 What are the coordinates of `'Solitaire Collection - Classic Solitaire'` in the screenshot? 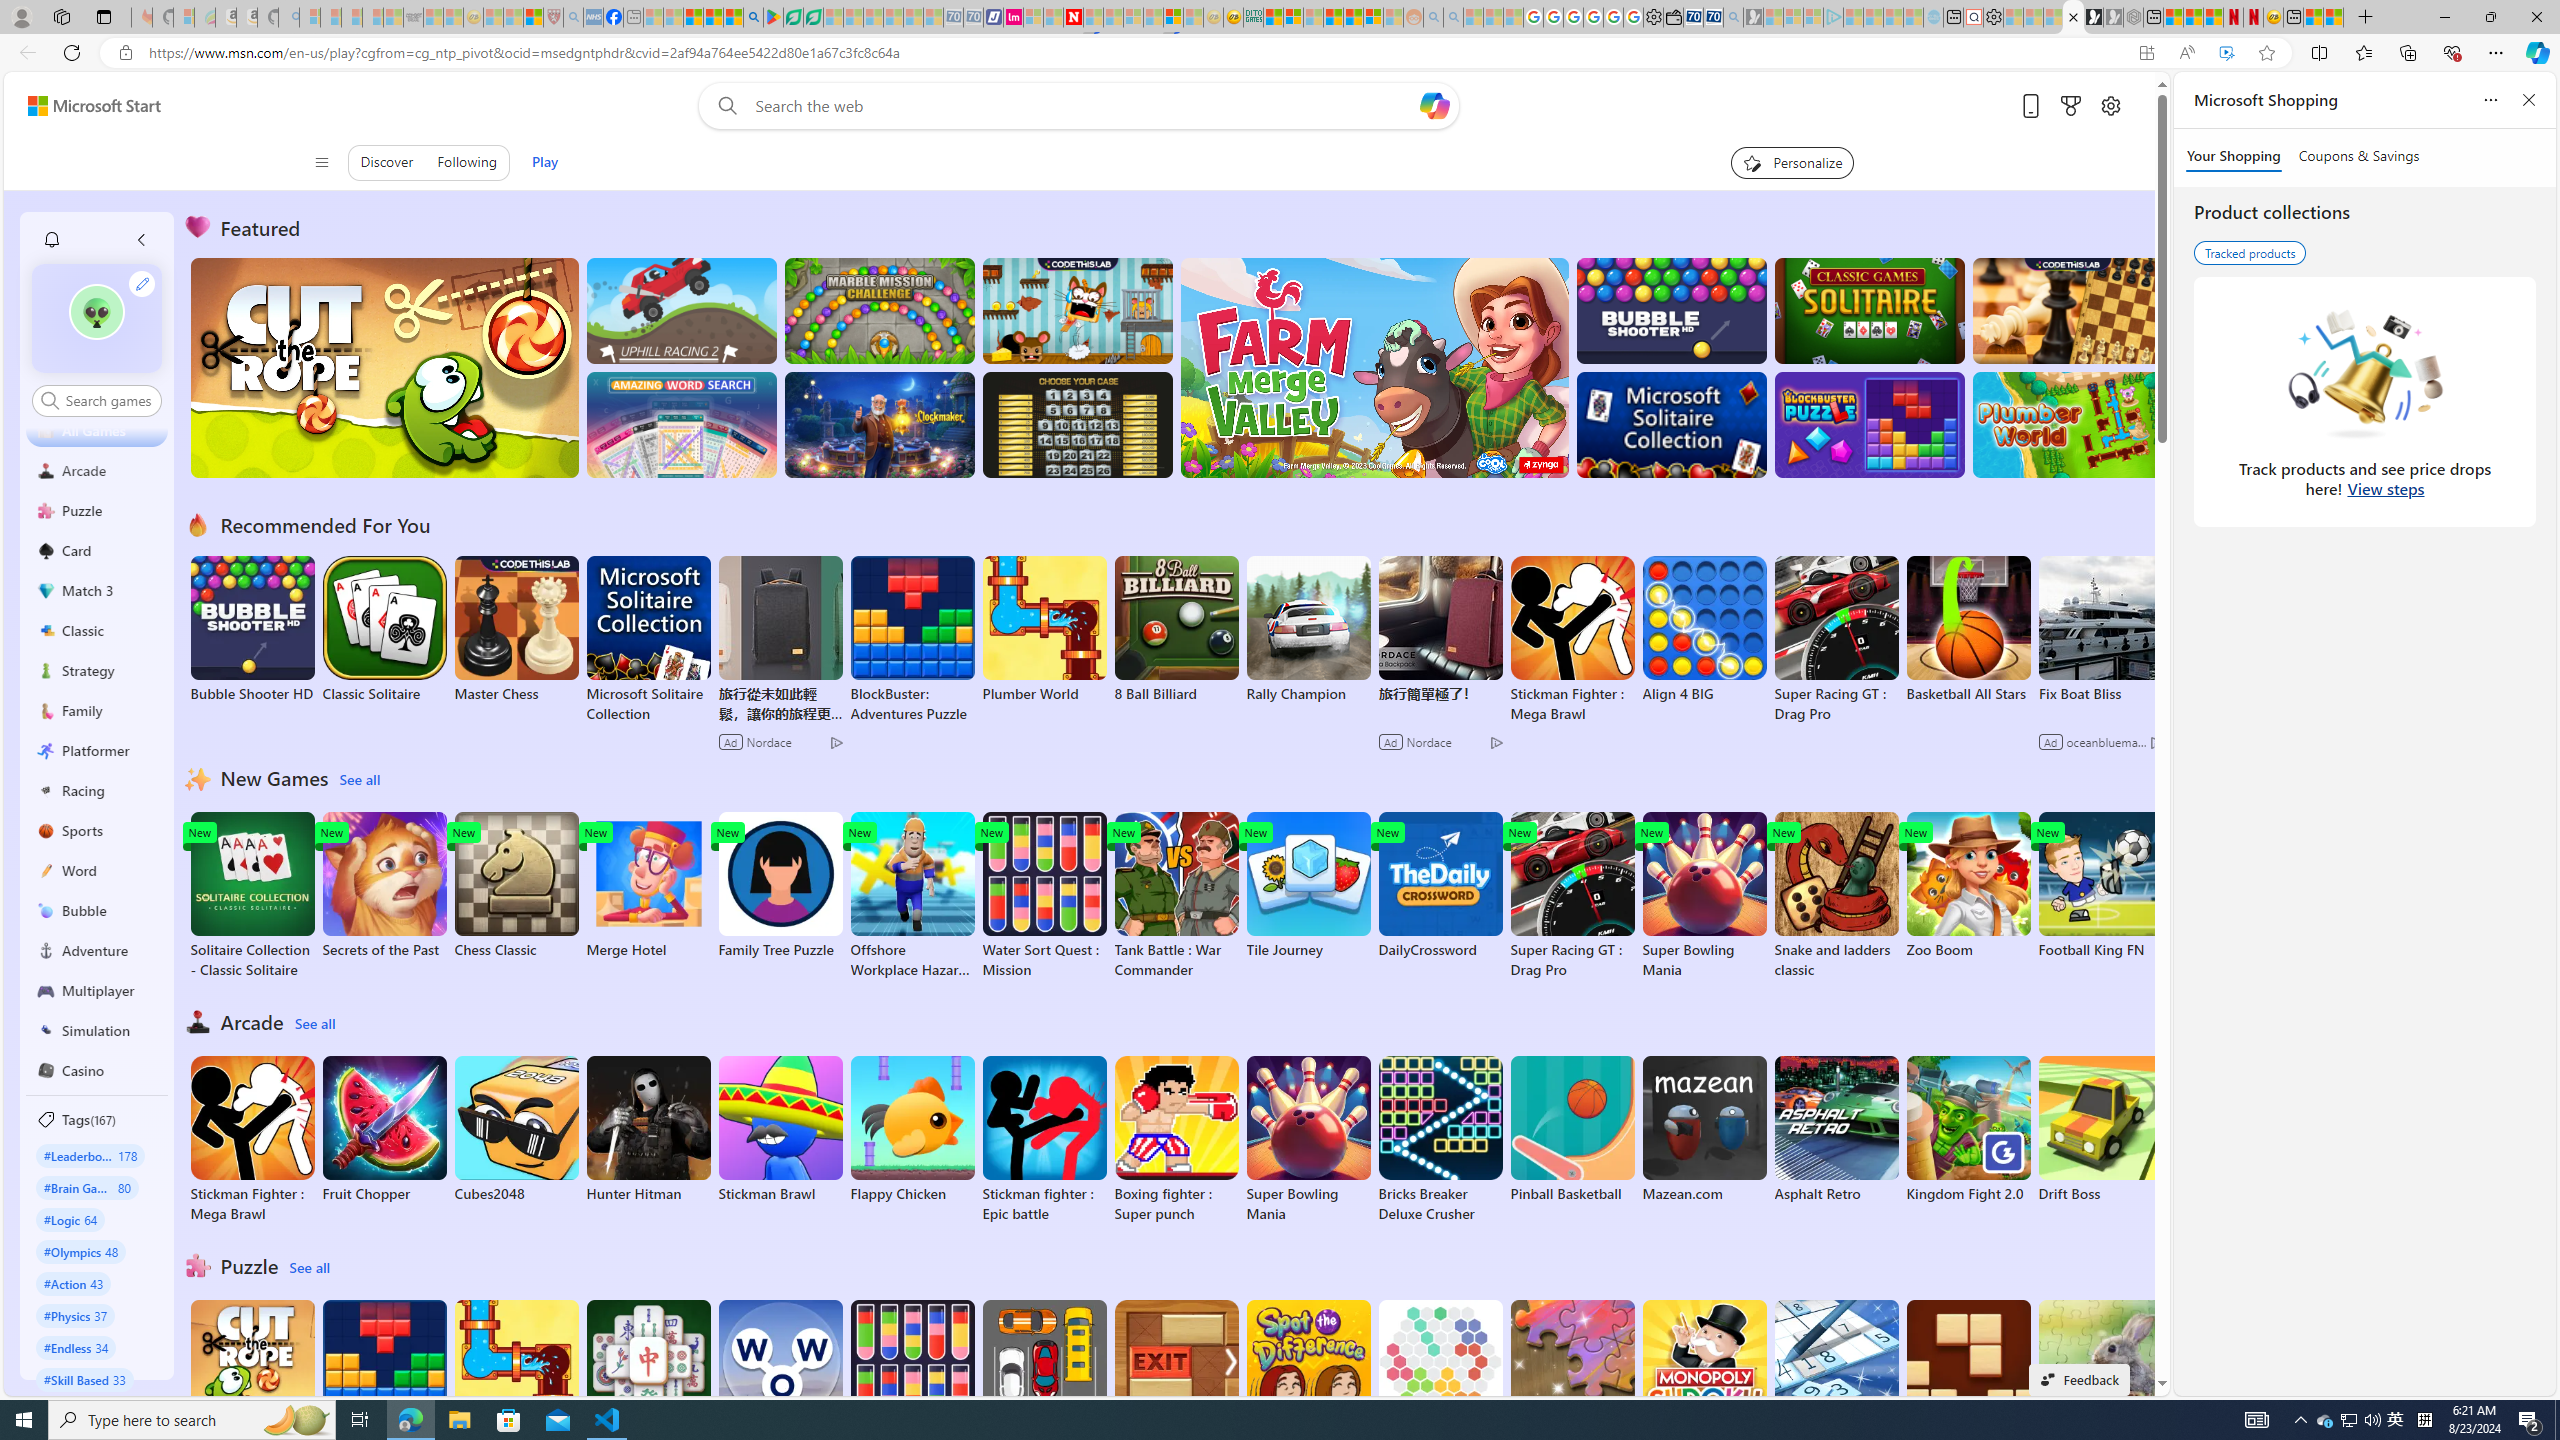 It's located at (252, 896).